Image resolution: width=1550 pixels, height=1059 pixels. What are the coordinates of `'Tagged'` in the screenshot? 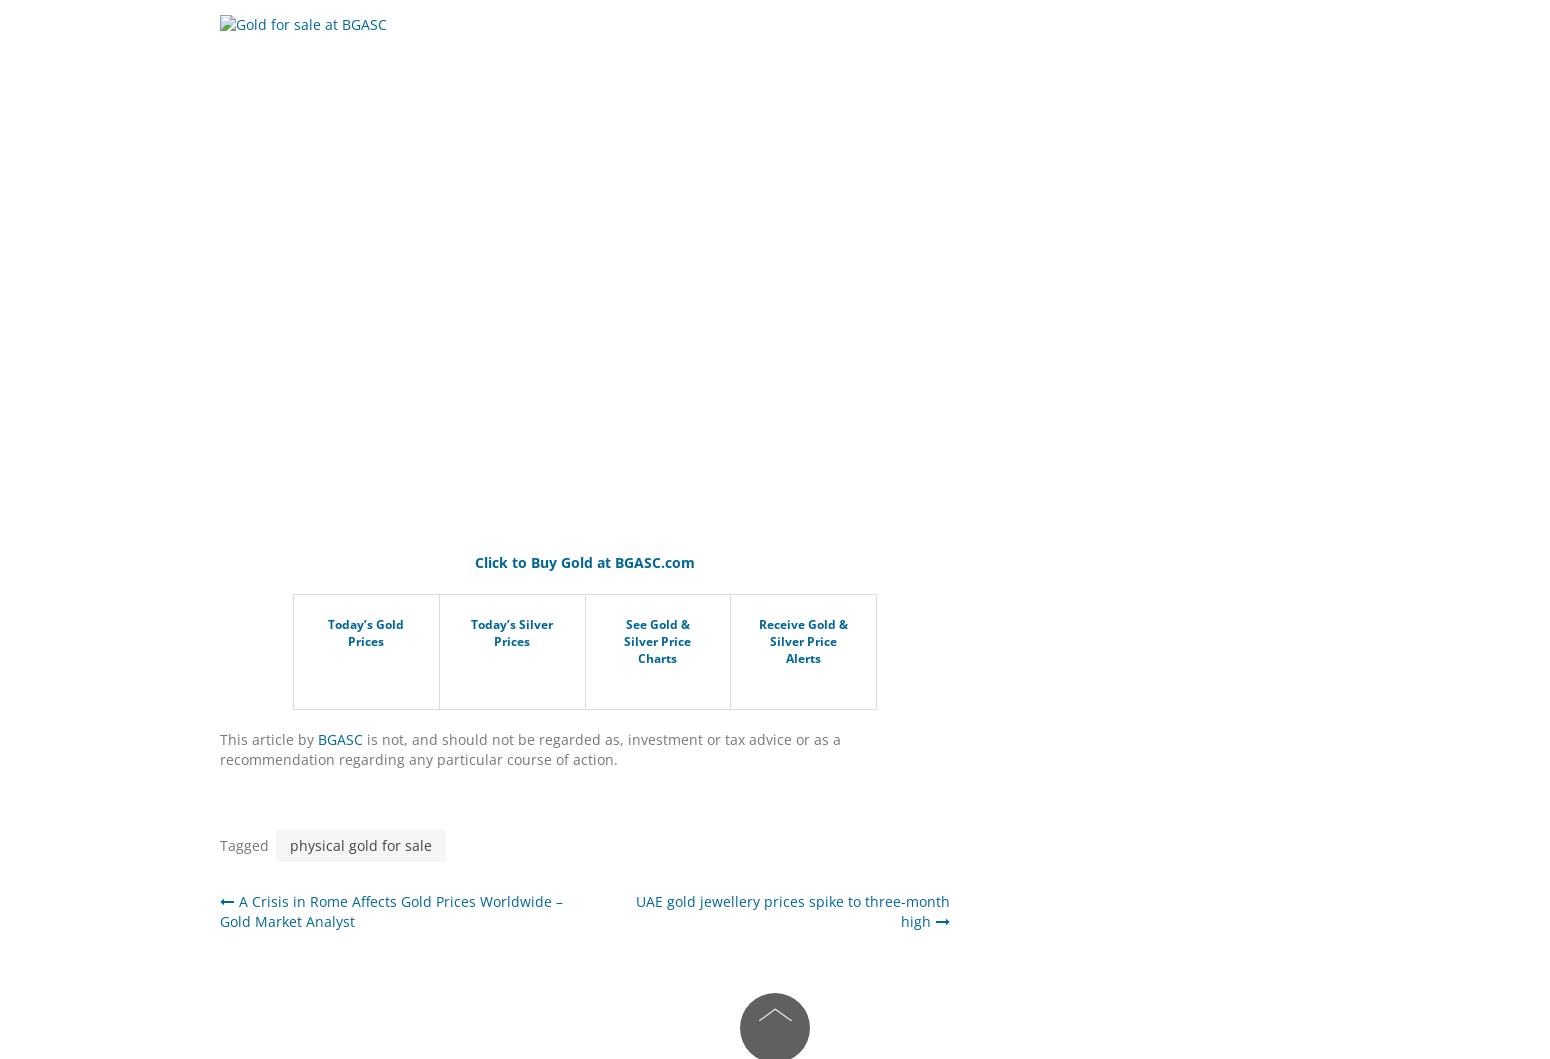 It's located at (218, 844).